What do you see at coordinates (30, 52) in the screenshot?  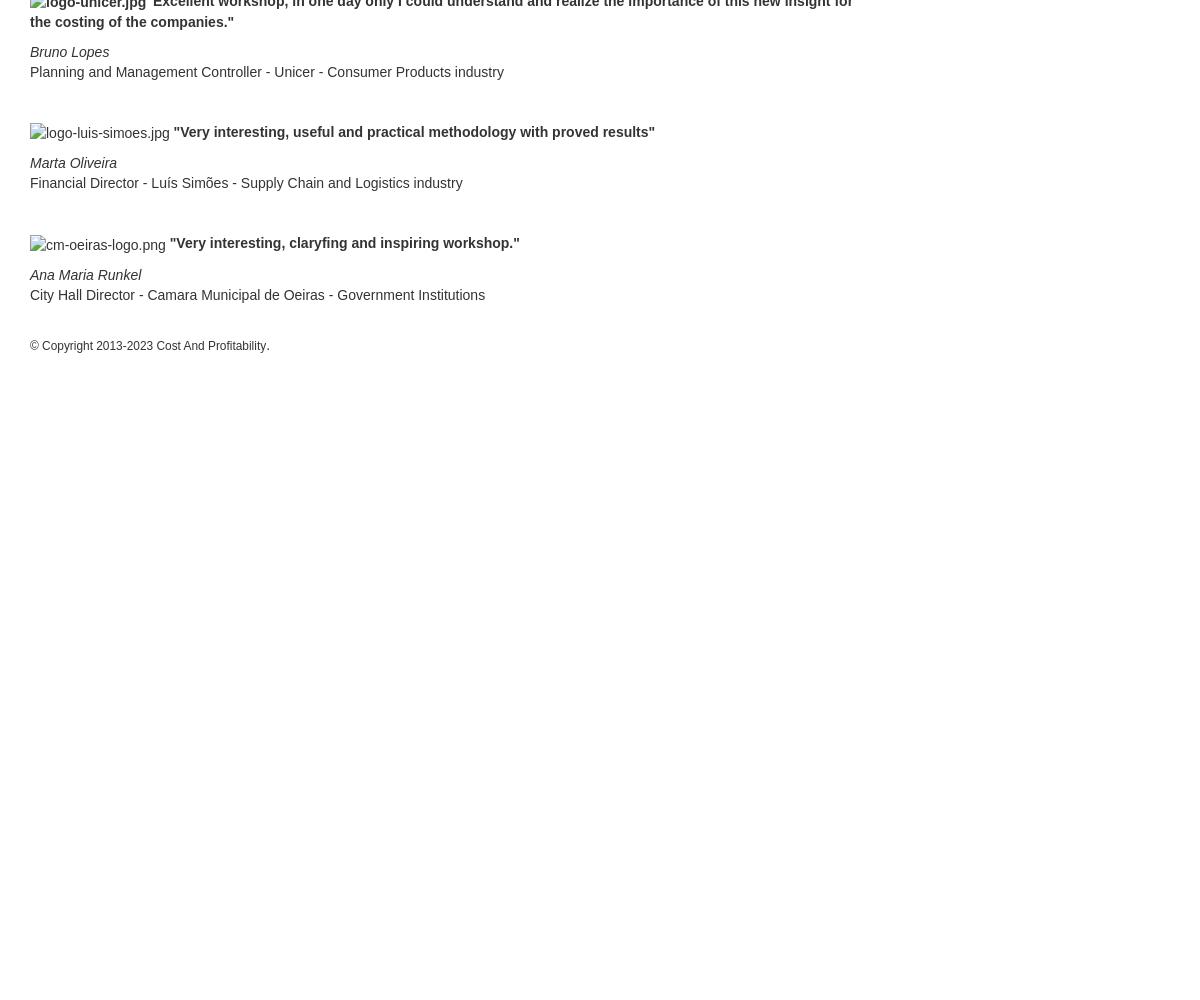 I see `'Bruno Lopes'` at bounding box center [30, 52].